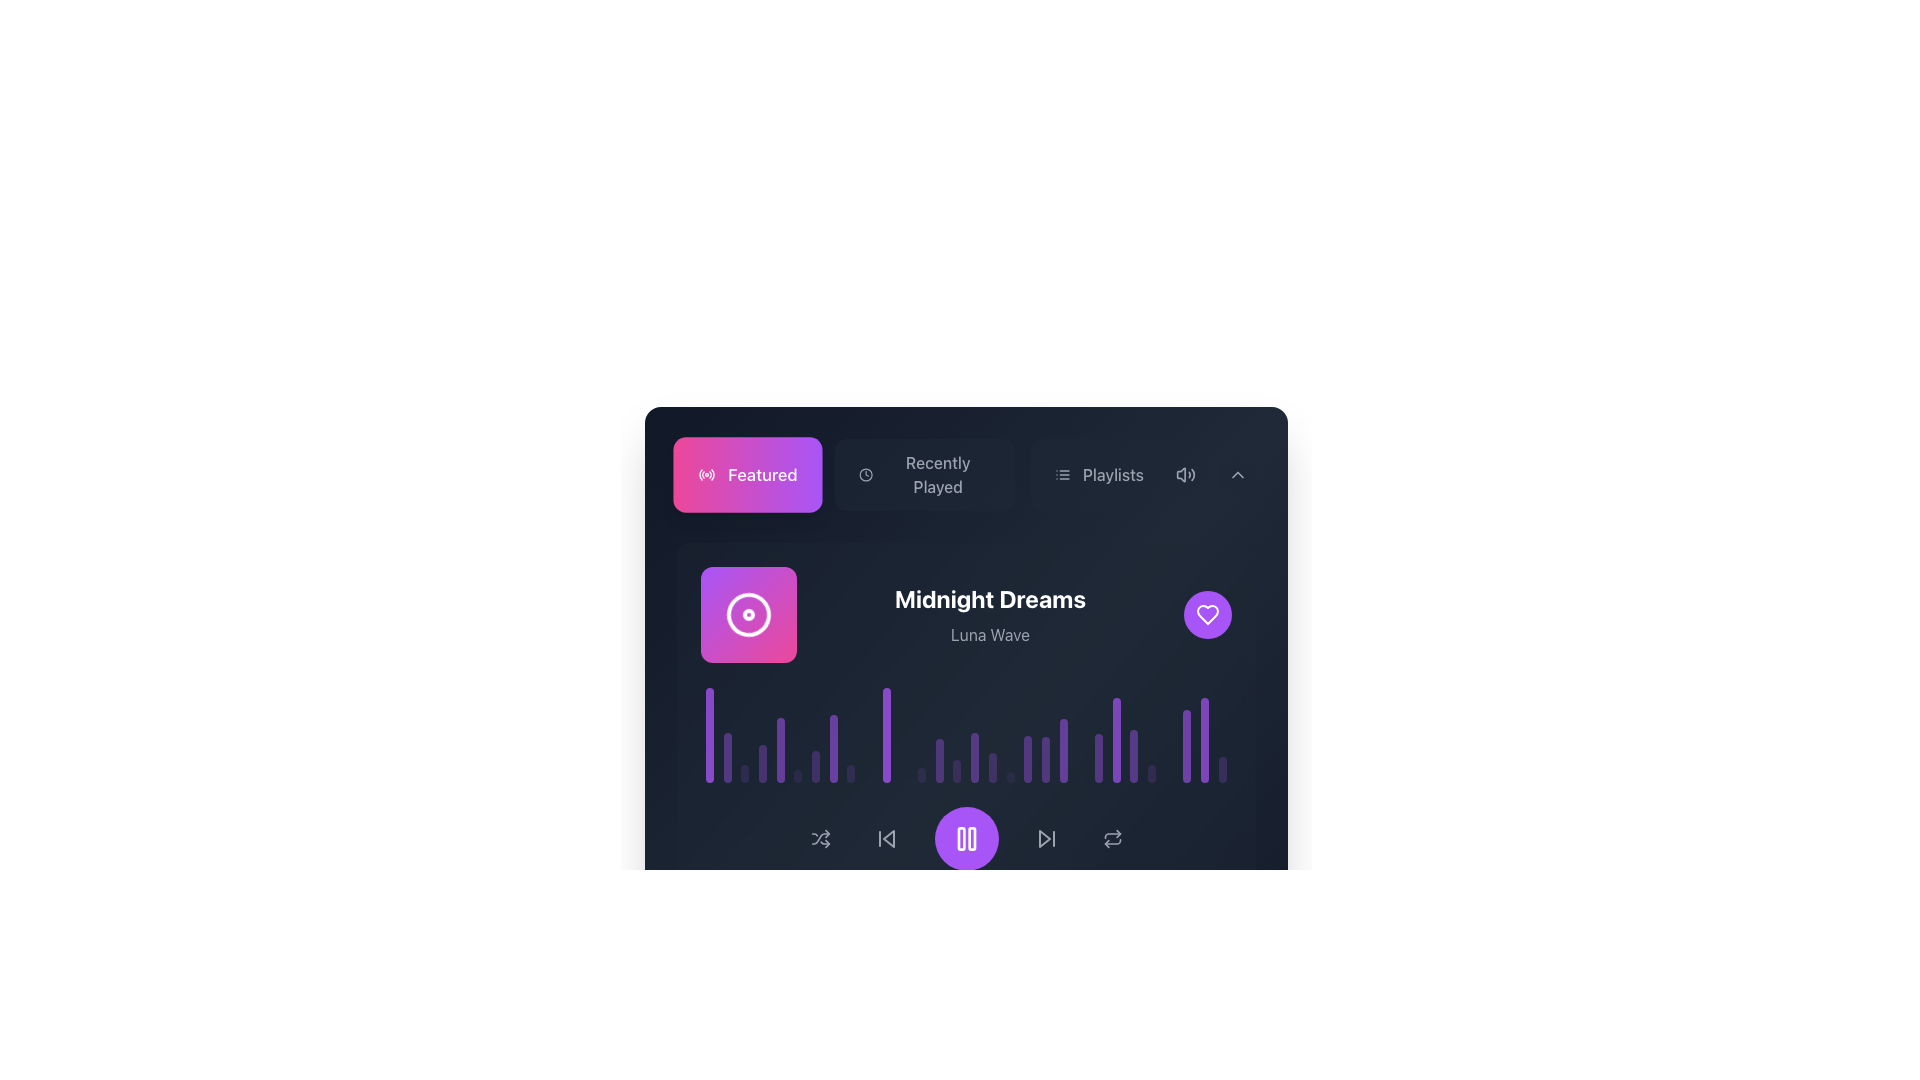  I want to click on the sixth vertical rectangle with rounded edges, styled with a light purple hue and semi-transparent background, in the graphical equalizer output visual, so click(797, 775).